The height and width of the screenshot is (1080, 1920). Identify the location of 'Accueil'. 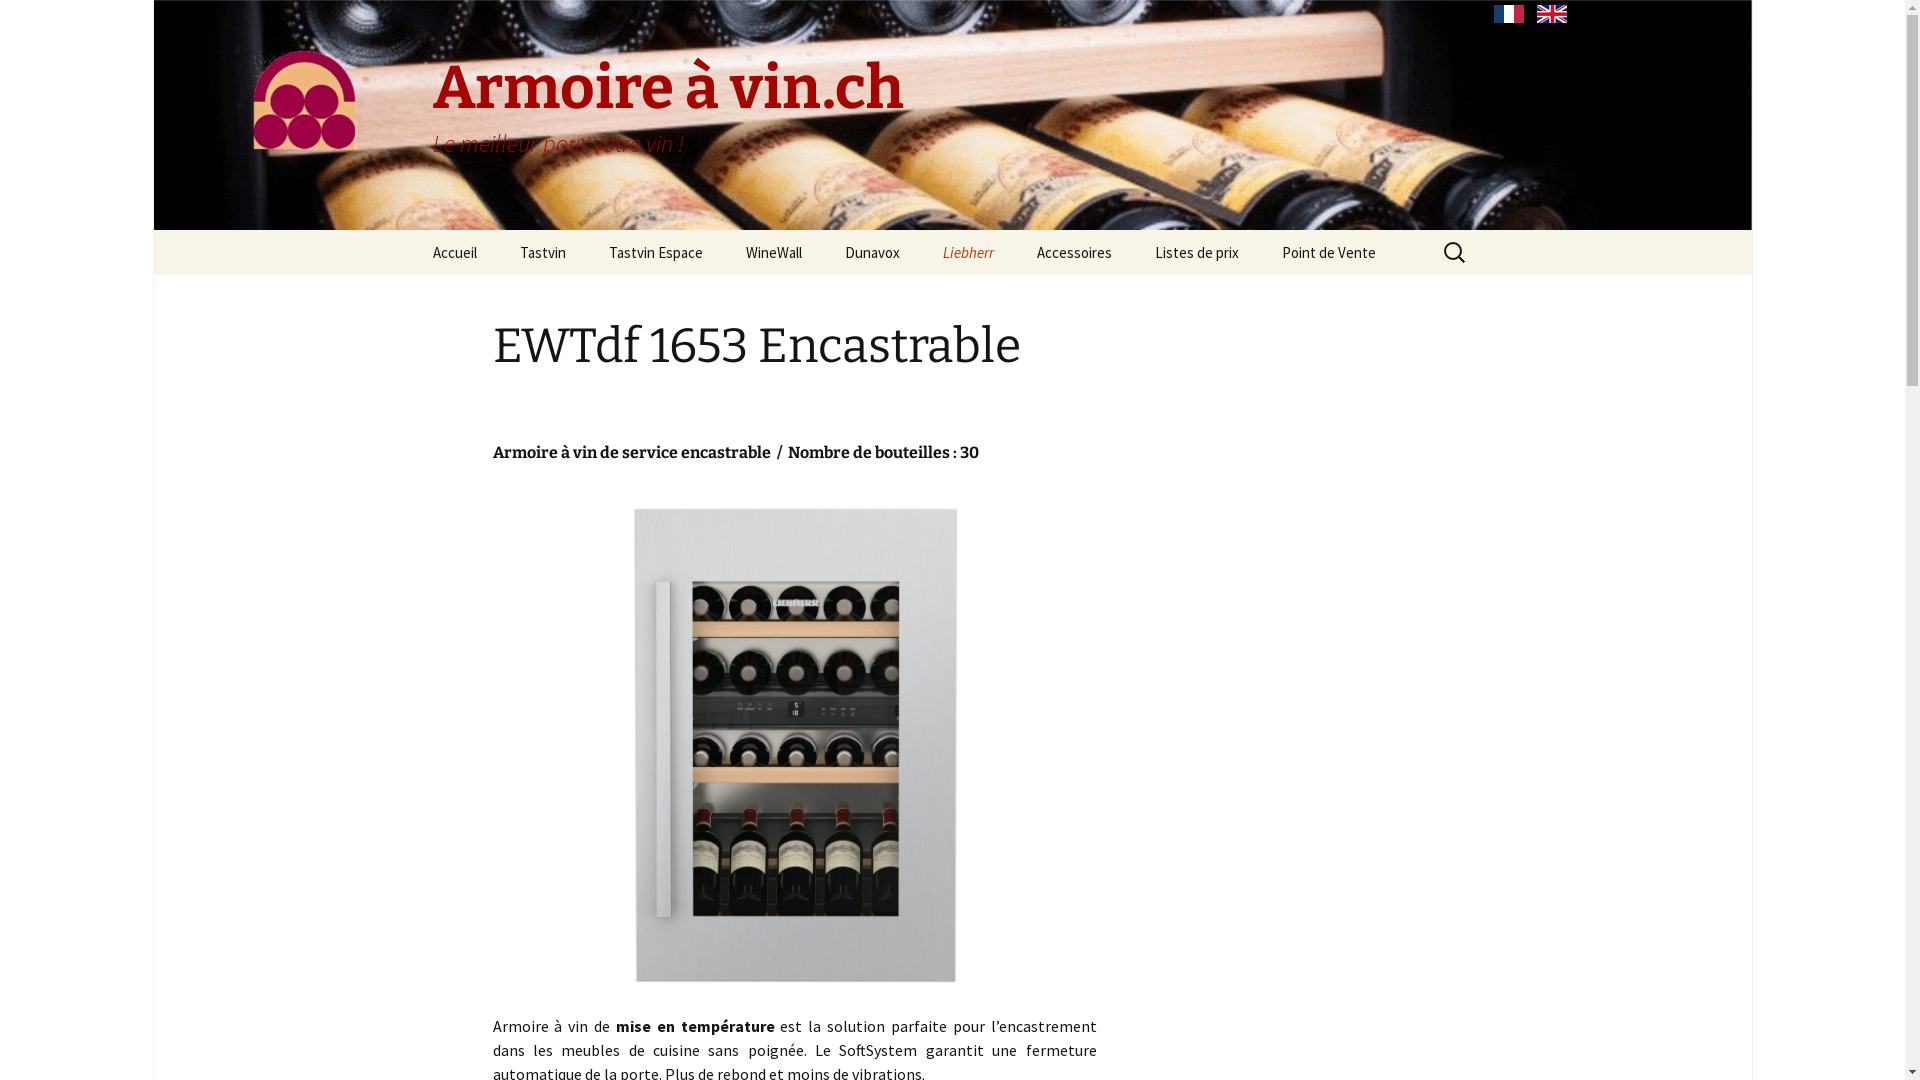
(453, 251).